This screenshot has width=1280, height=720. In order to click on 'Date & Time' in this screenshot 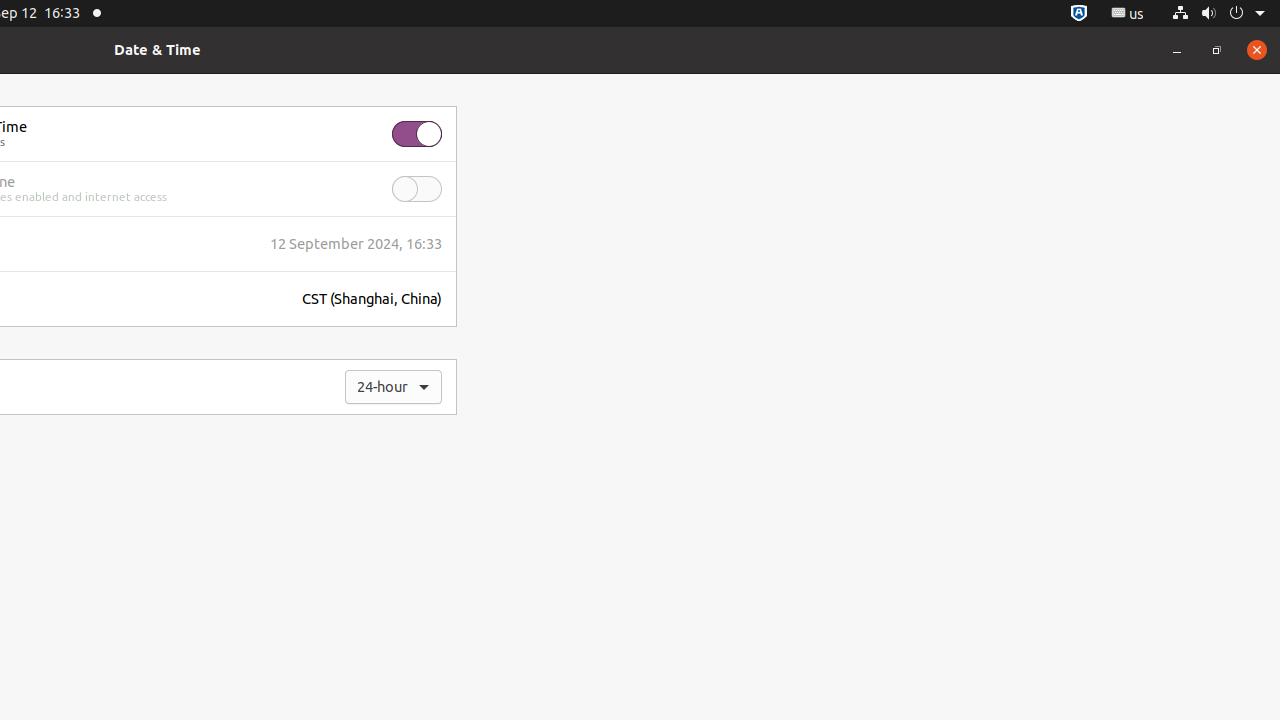, I will do `click(156, 48)`.